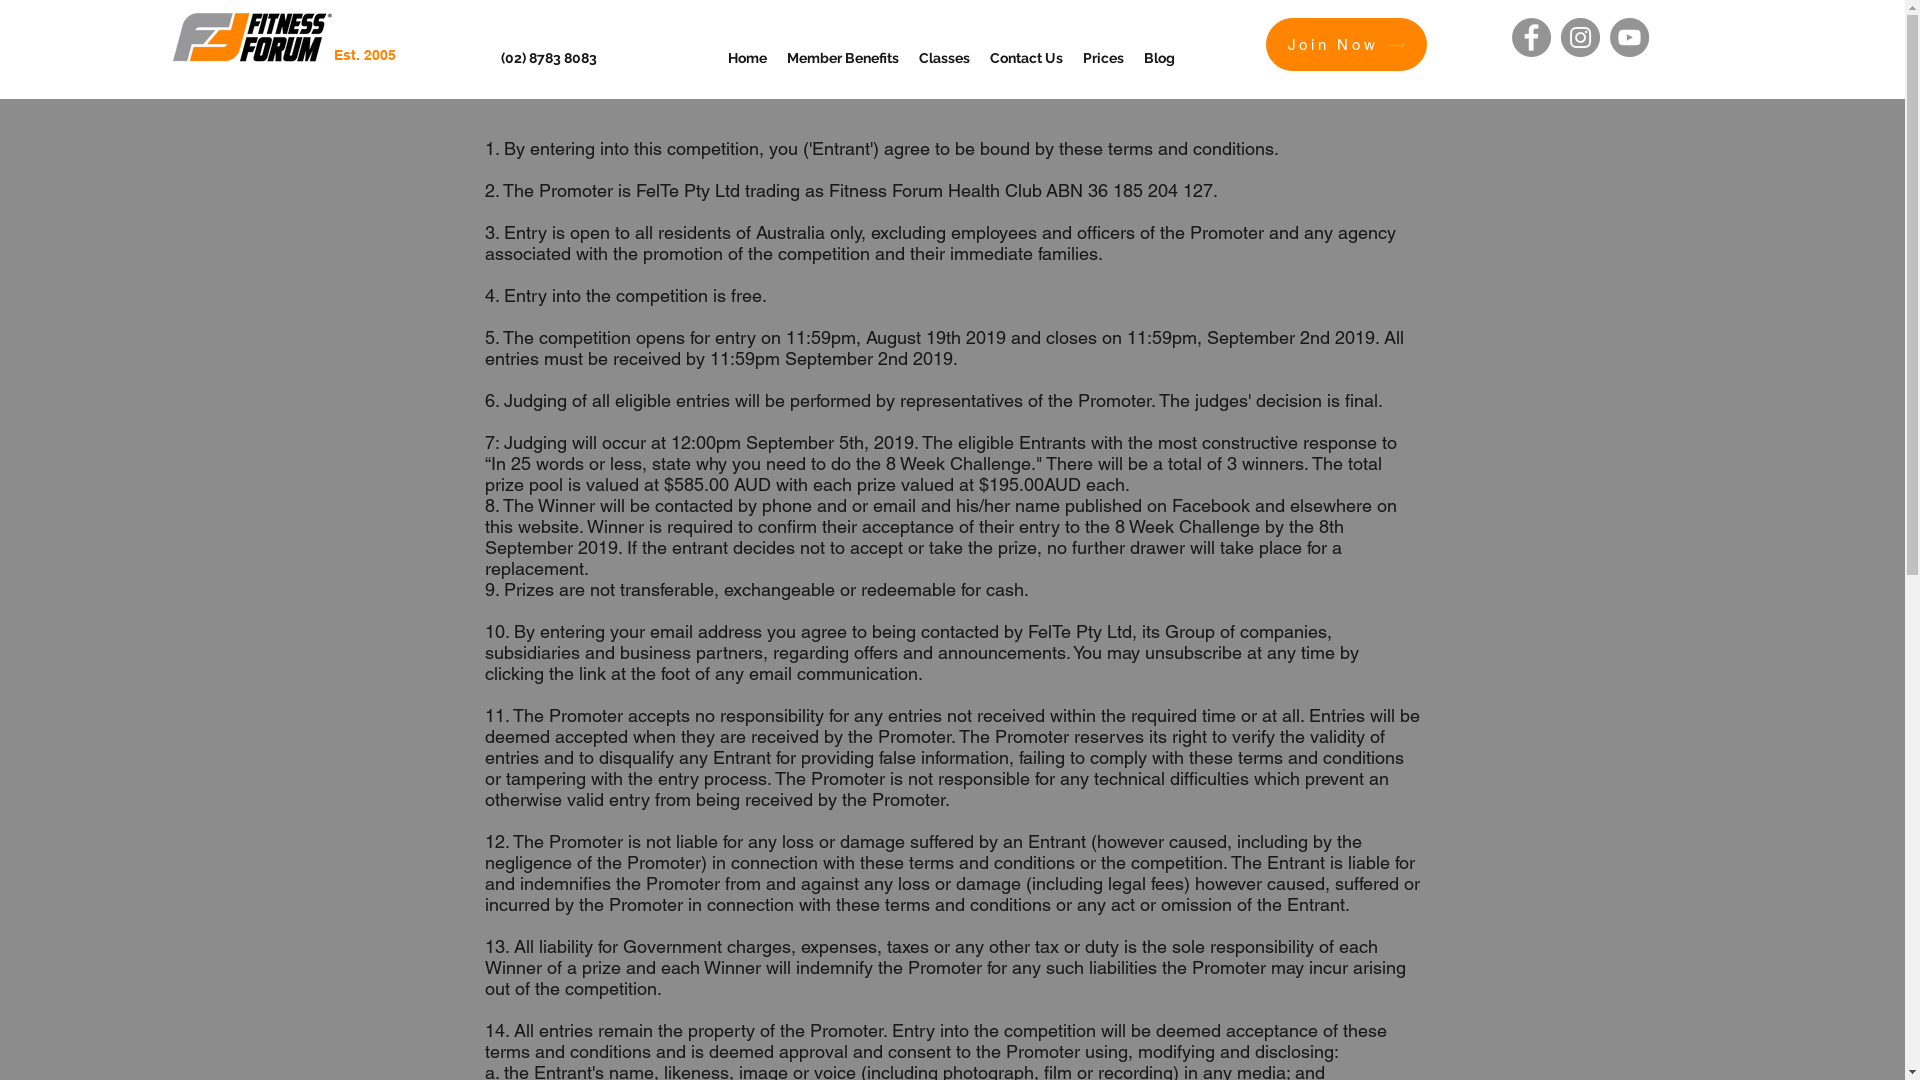  Describe the element at coordinates (746, 56) in the screenshot. I see `'Home'` at that location.